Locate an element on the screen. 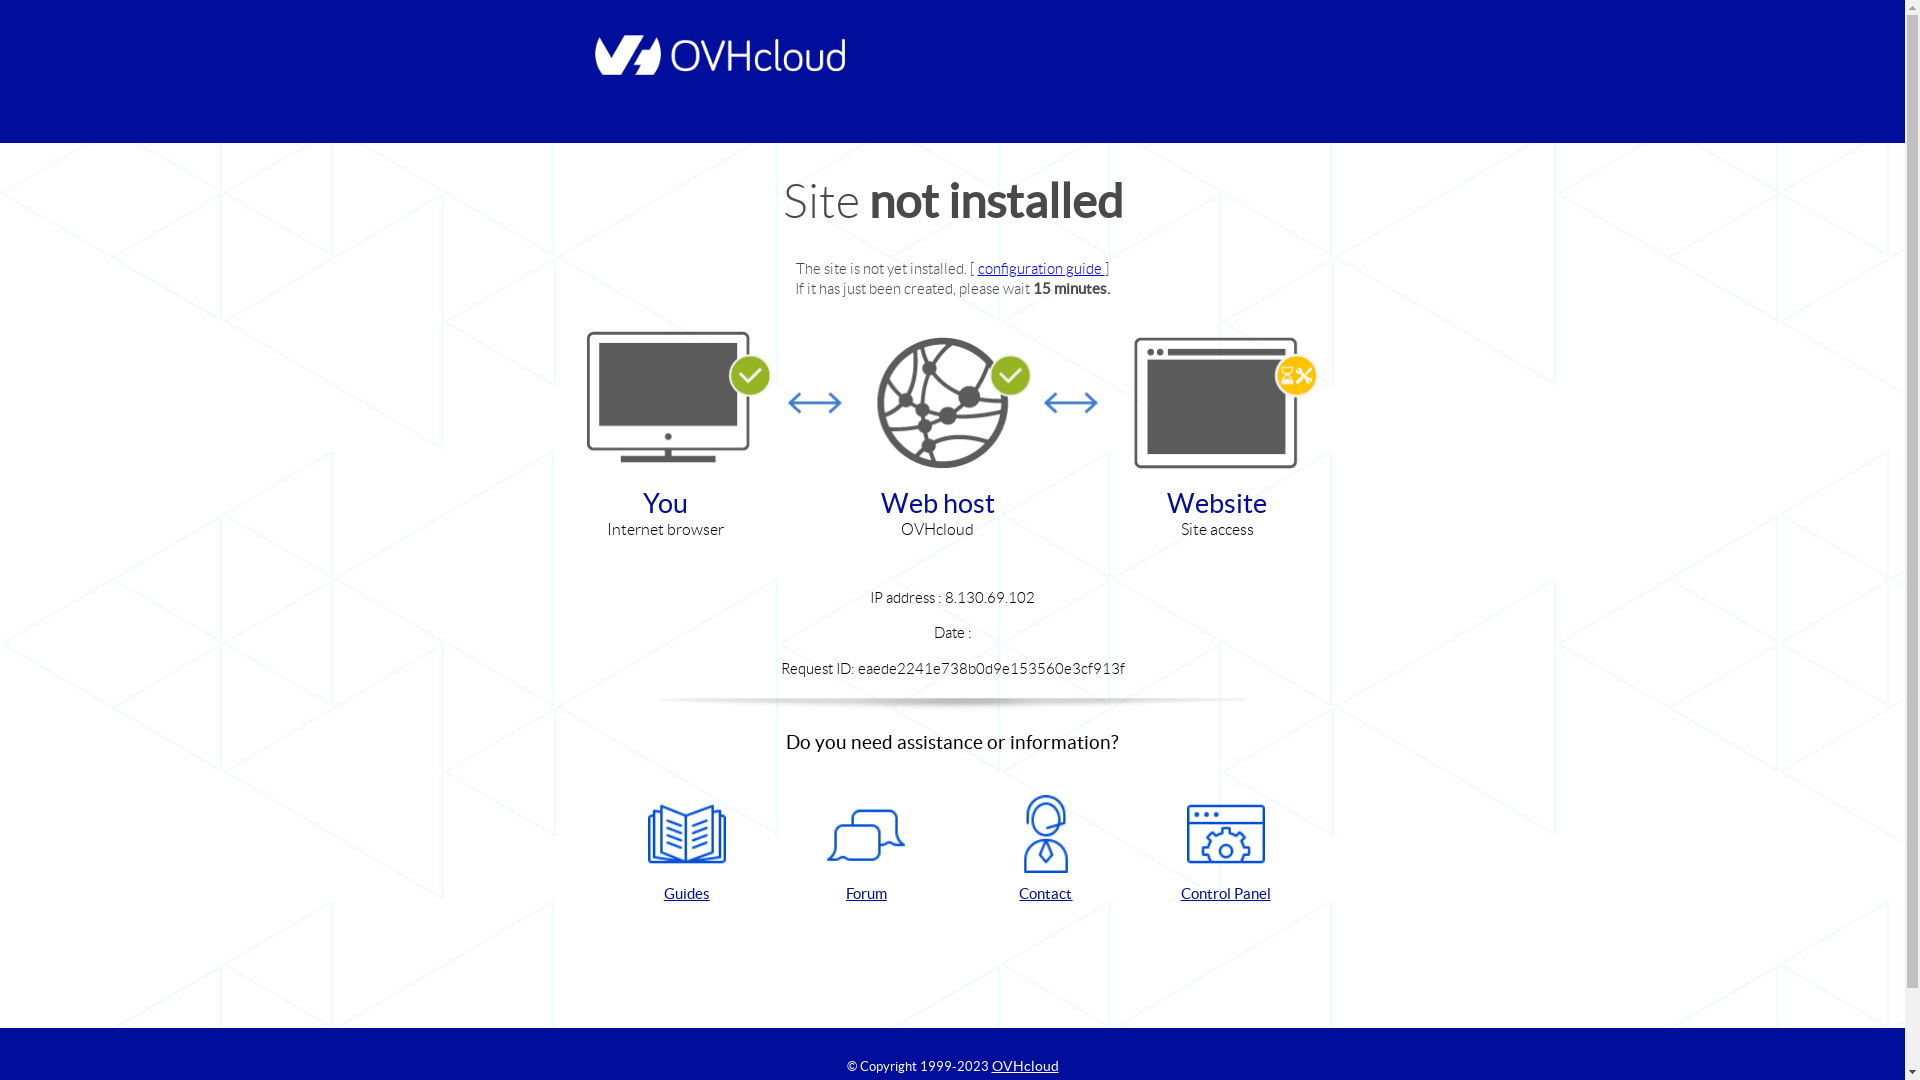  'Control Panel' is located at coordinates (1224, 849).